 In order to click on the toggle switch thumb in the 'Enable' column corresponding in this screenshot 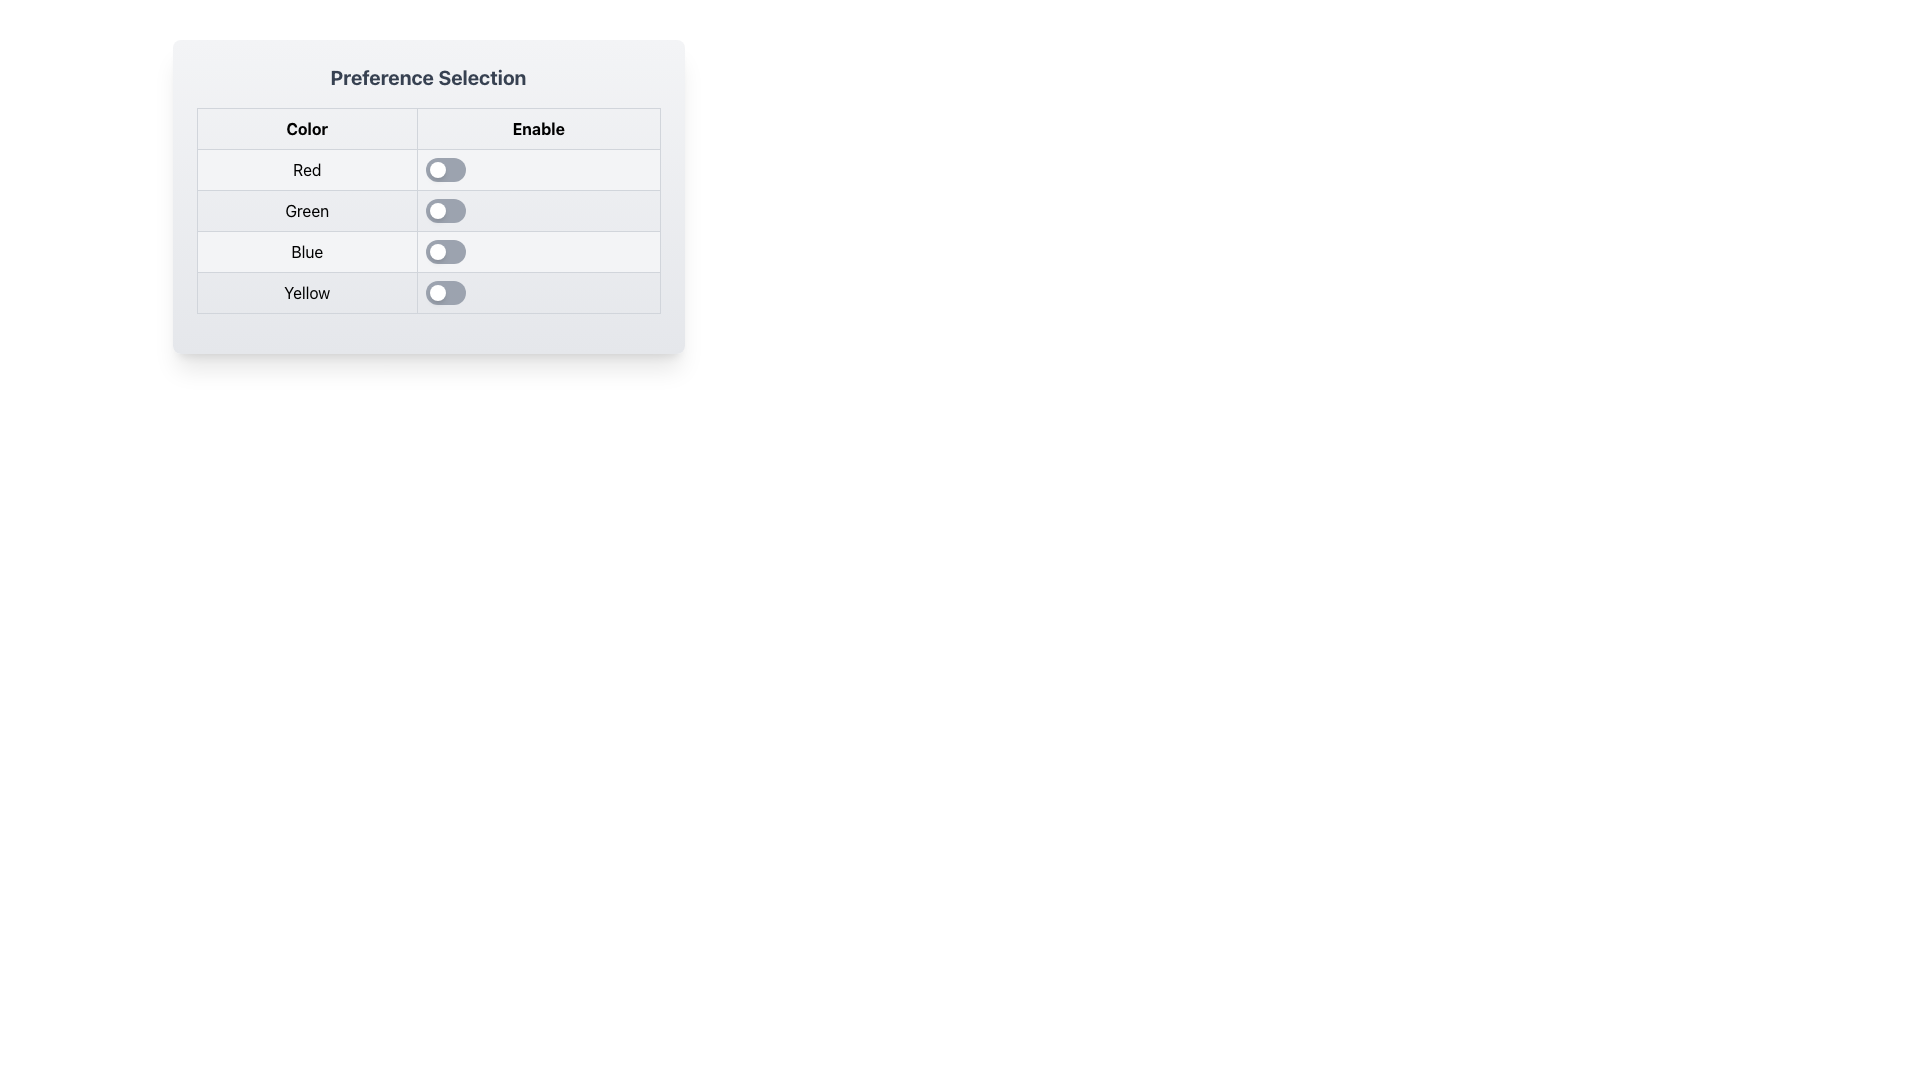, I will do `click(445, 211)`.